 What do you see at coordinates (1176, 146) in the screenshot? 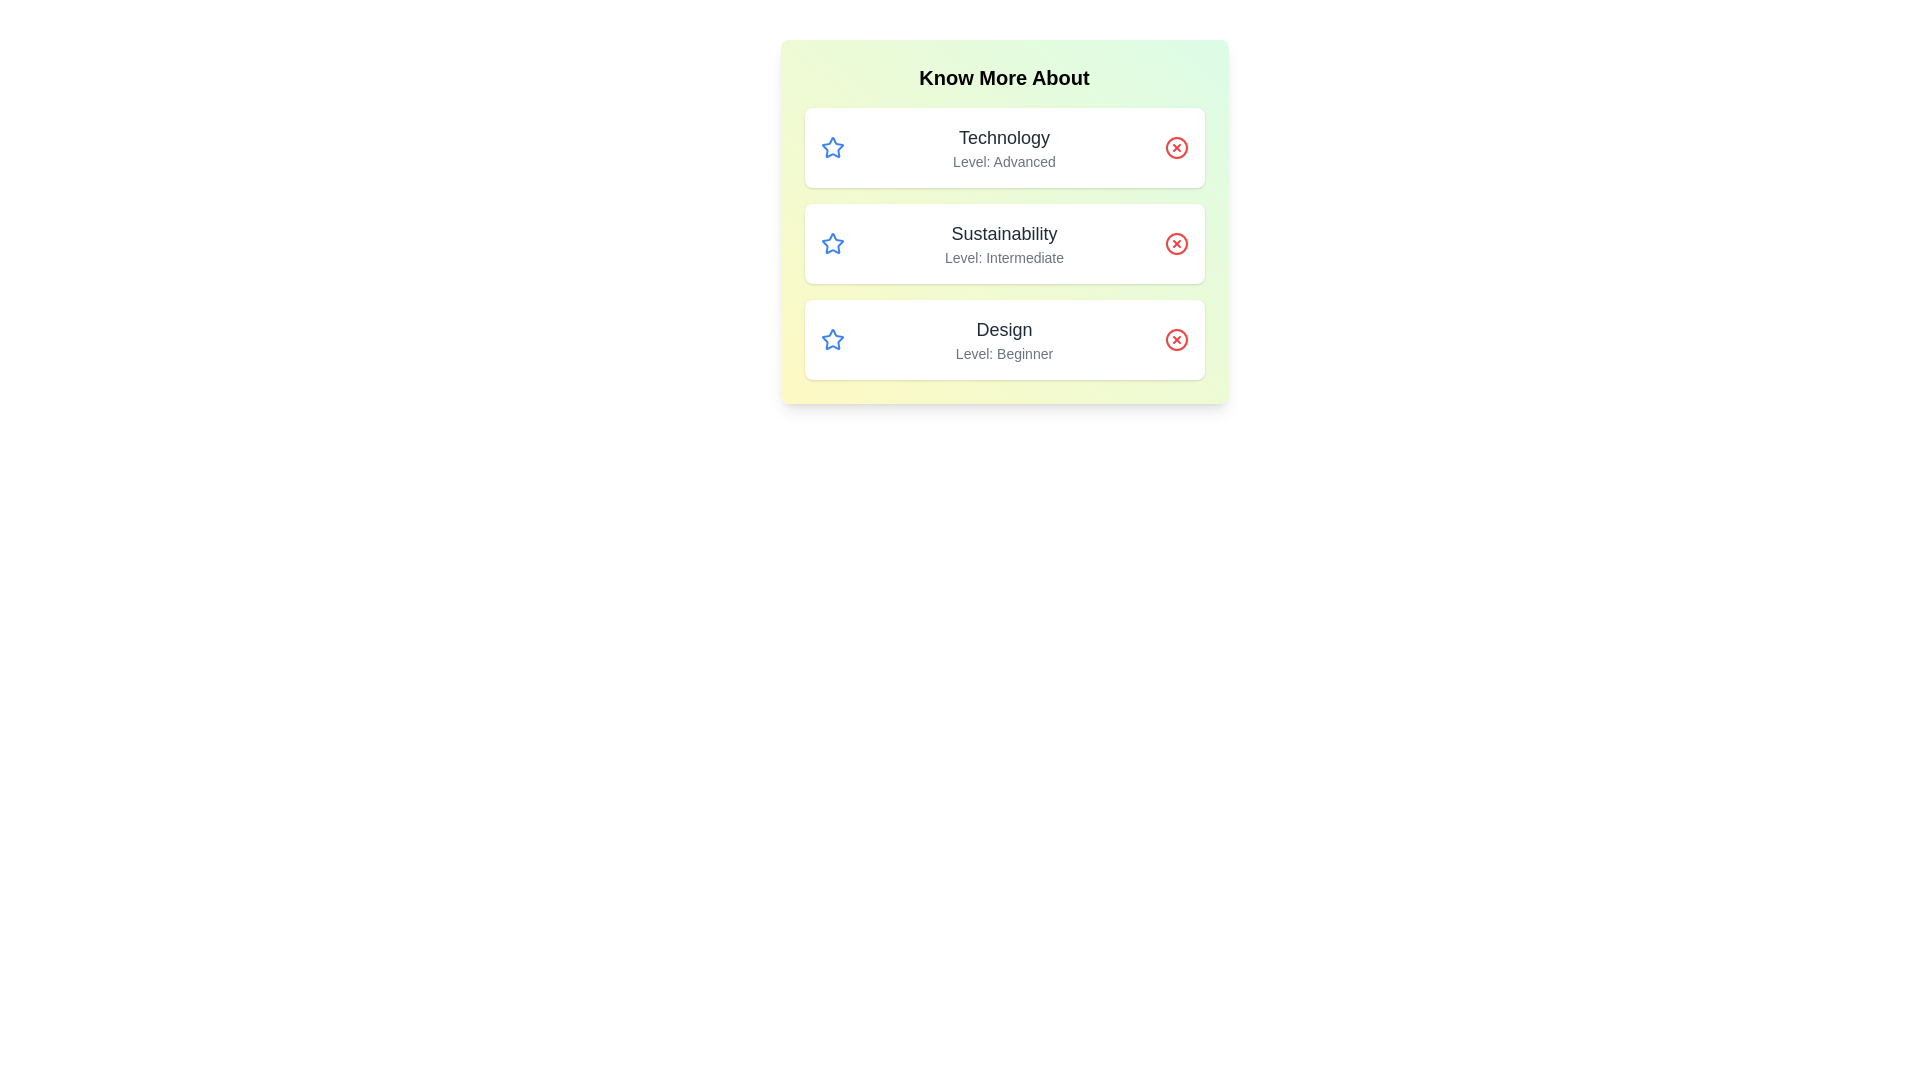
I see `the 'X' button next to the topic Technology to remove it from the list` at bounding box center [1176, 146].